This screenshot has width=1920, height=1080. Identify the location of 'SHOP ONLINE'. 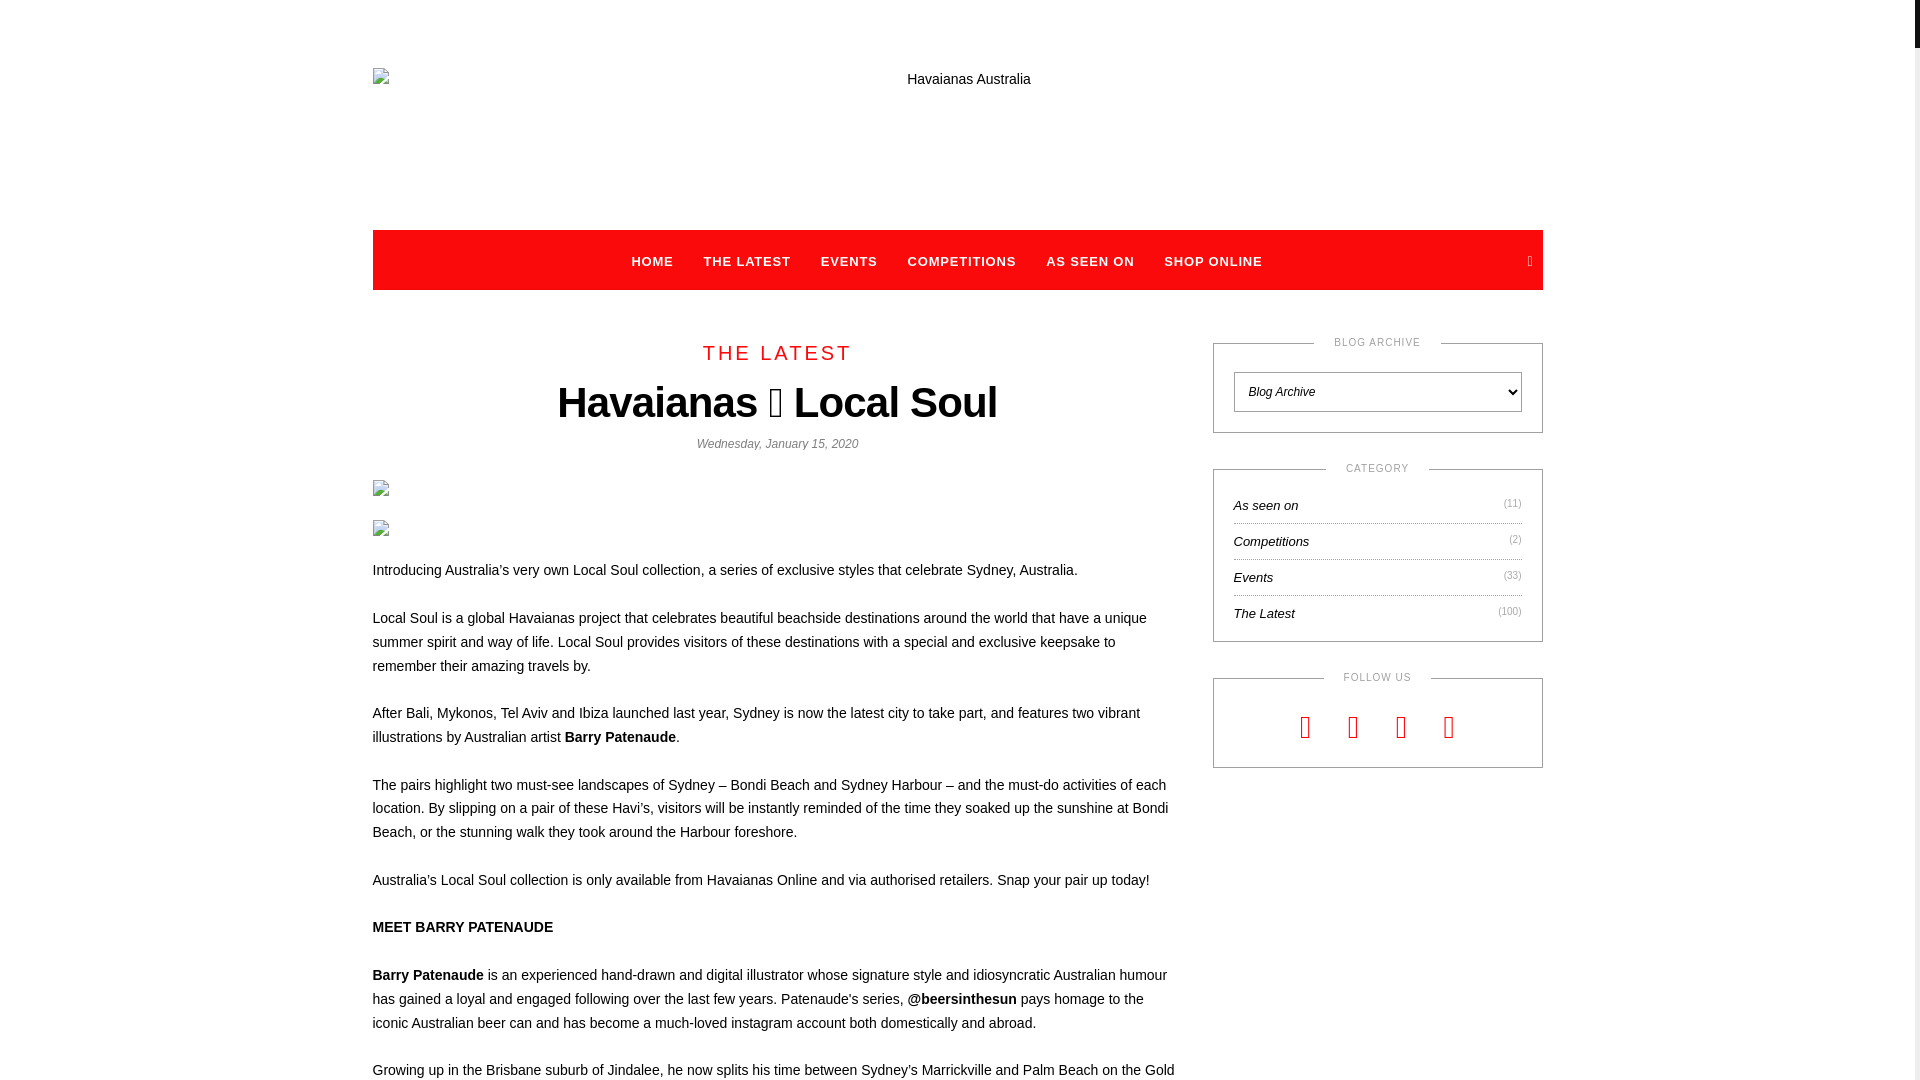
(1212, 260).